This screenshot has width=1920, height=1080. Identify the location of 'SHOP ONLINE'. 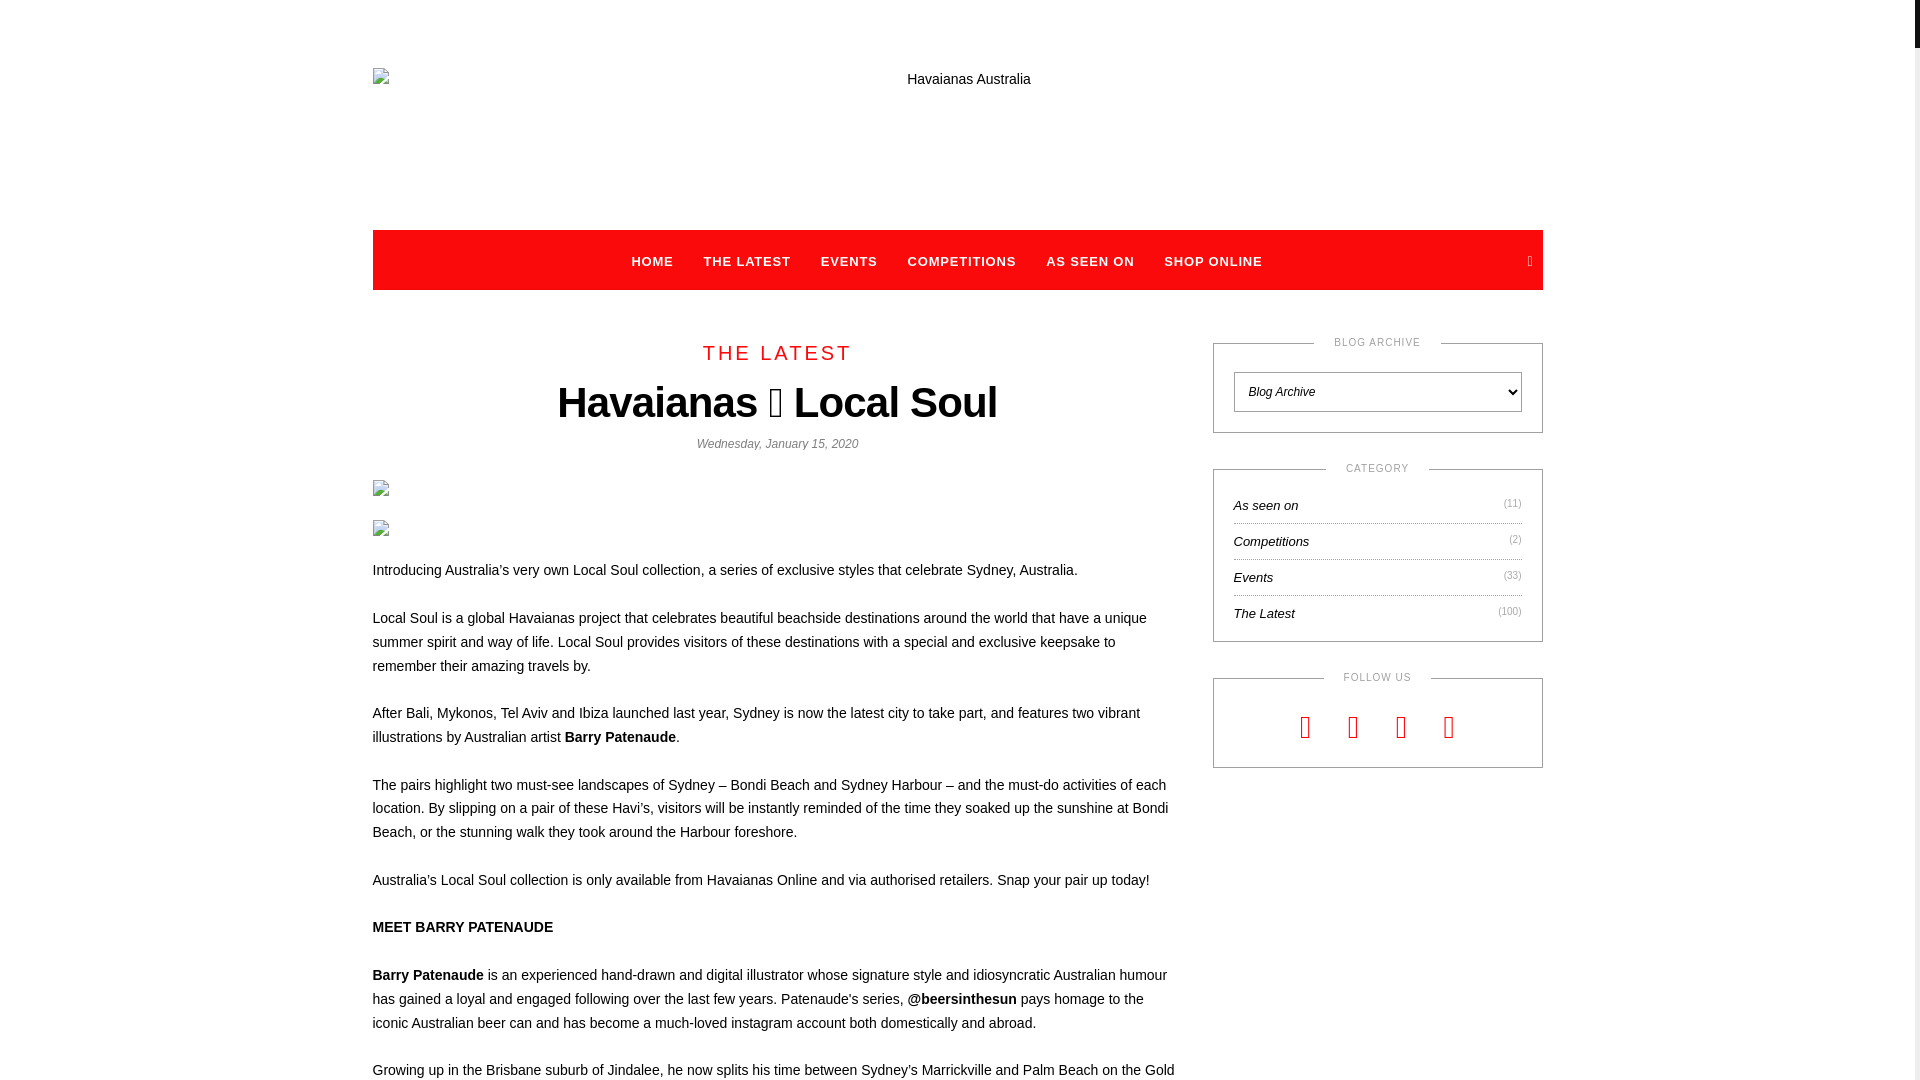
(1212, 260).